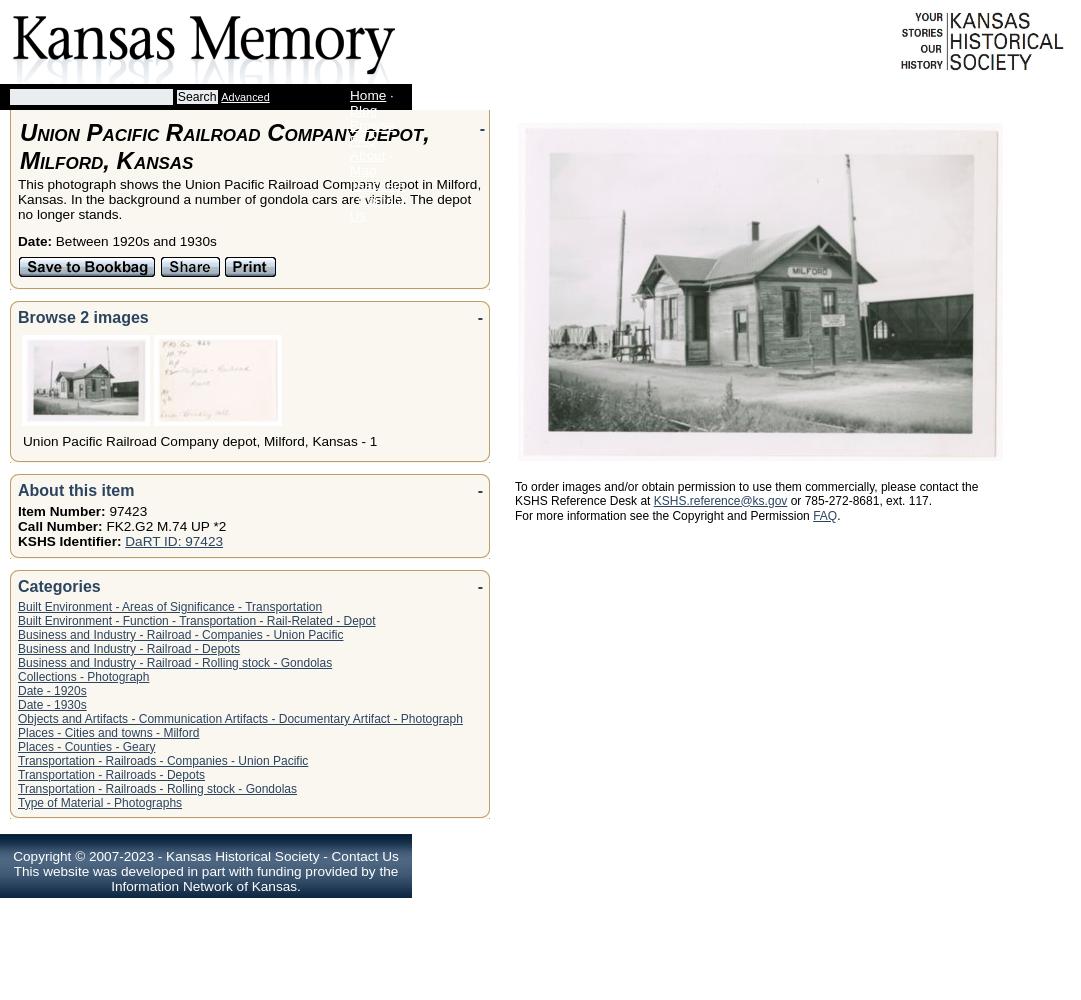  What do you see at coordinates (371, 125) in the screenshot?
I see `'Browse'` at bounding box center [371, 125].